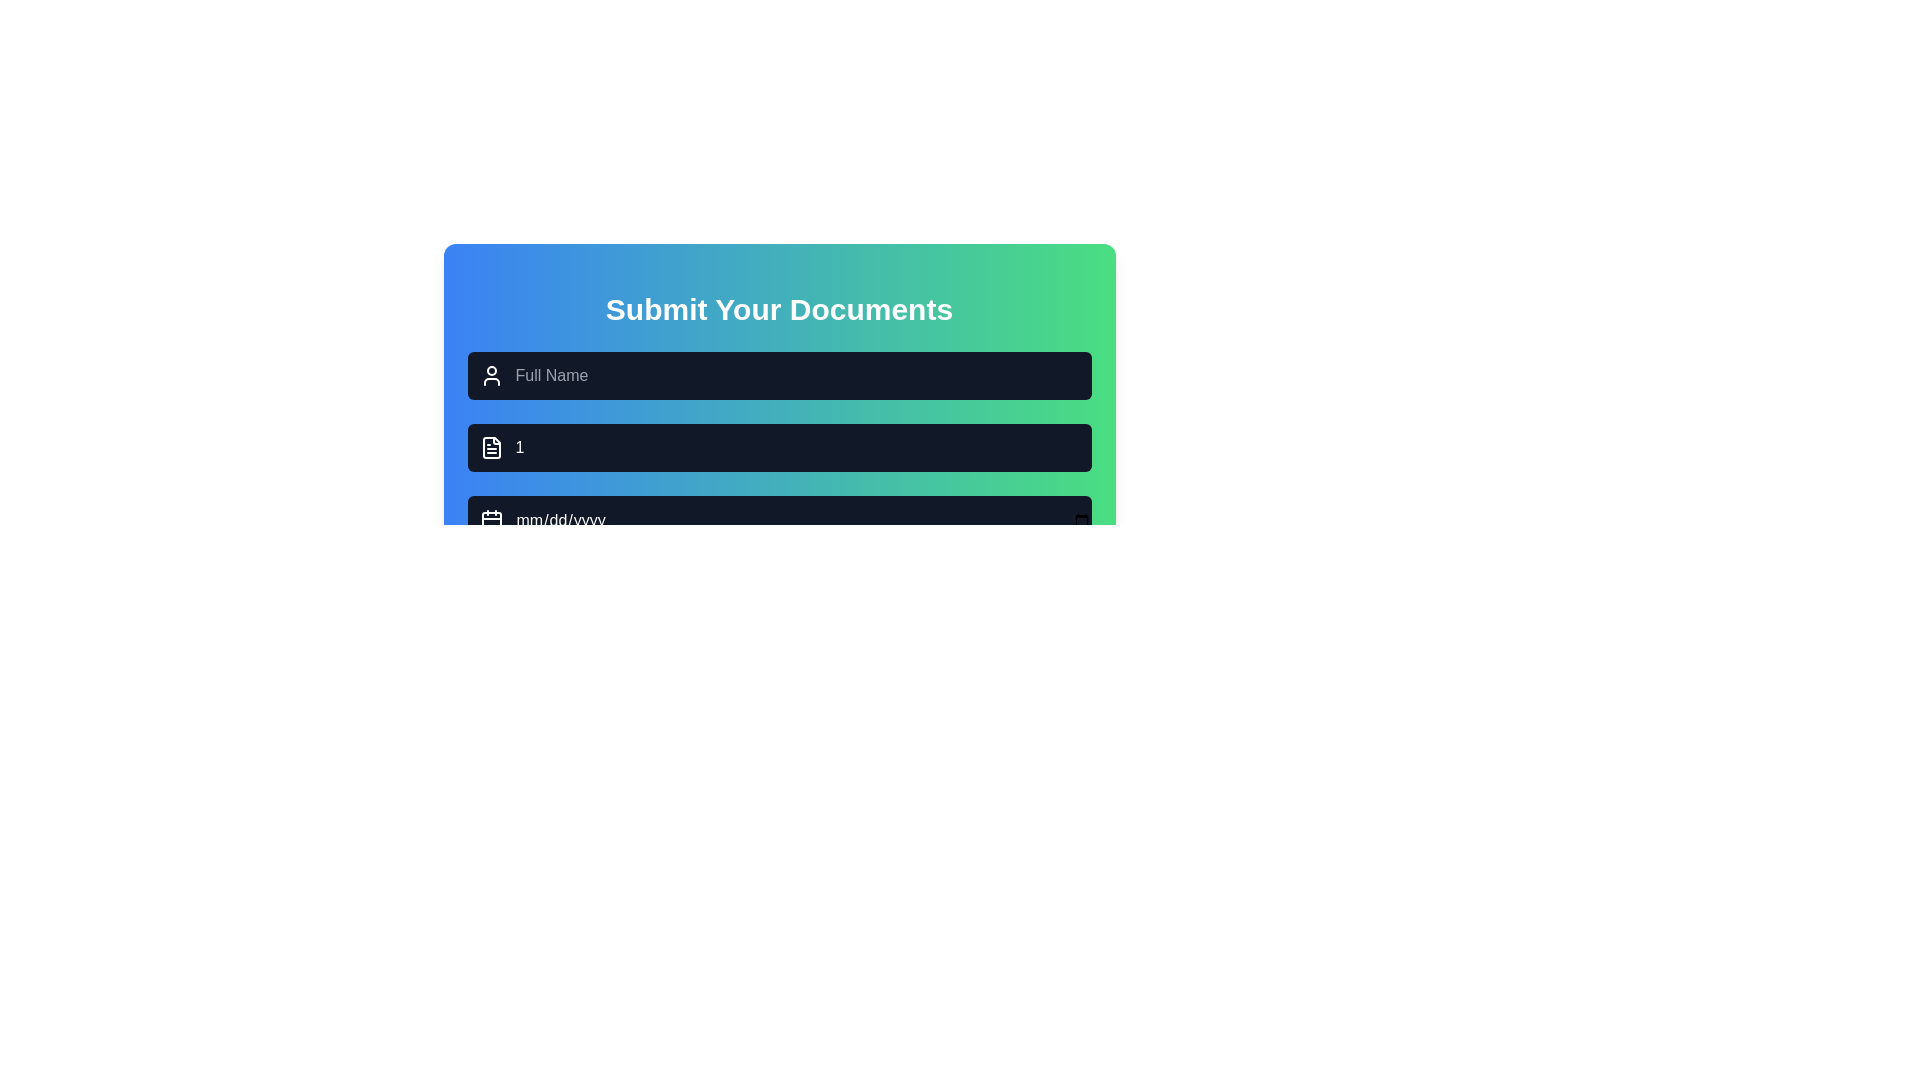 The width and height of the screenshot is (1920, 1080). I want to click on the calendar background icon element to potentially display a tooltip, so click(491, 520).